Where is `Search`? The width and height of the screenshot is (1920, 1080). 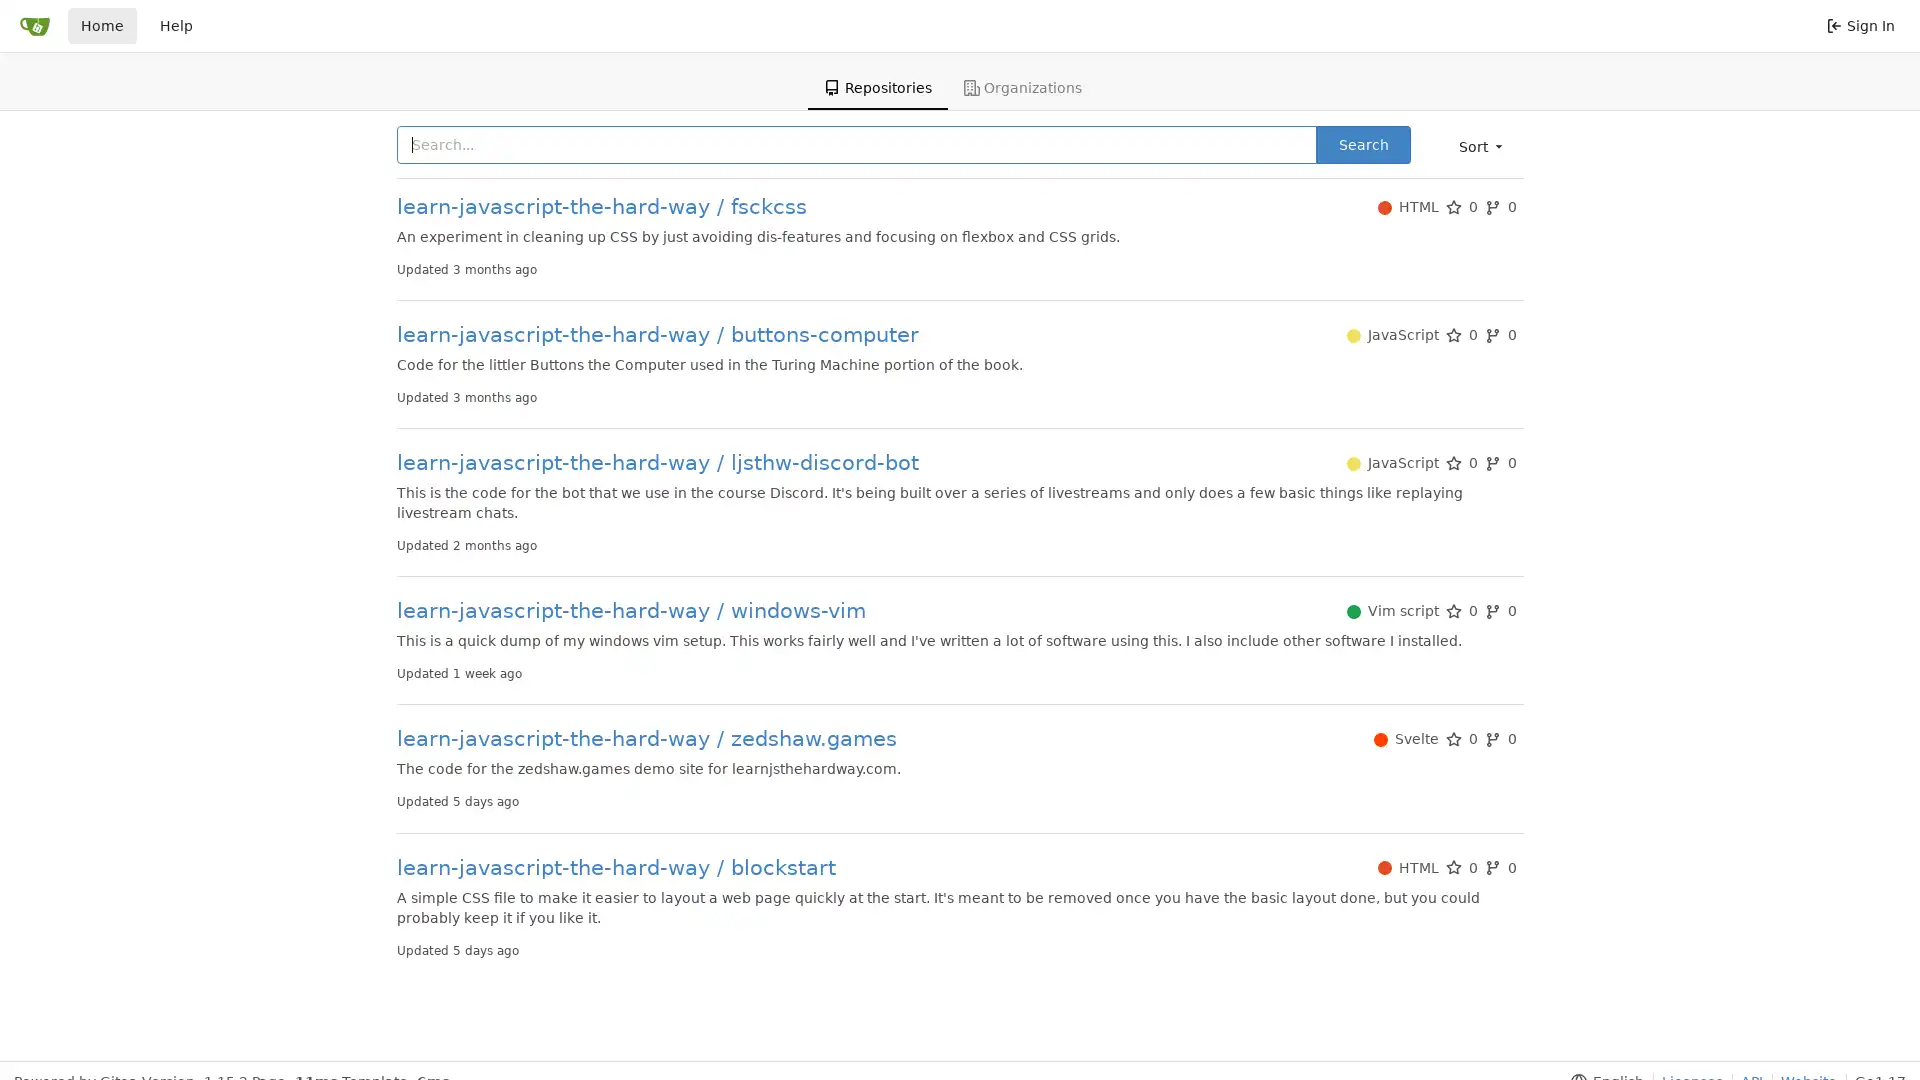 Search is located at coordinates (1362, 144).